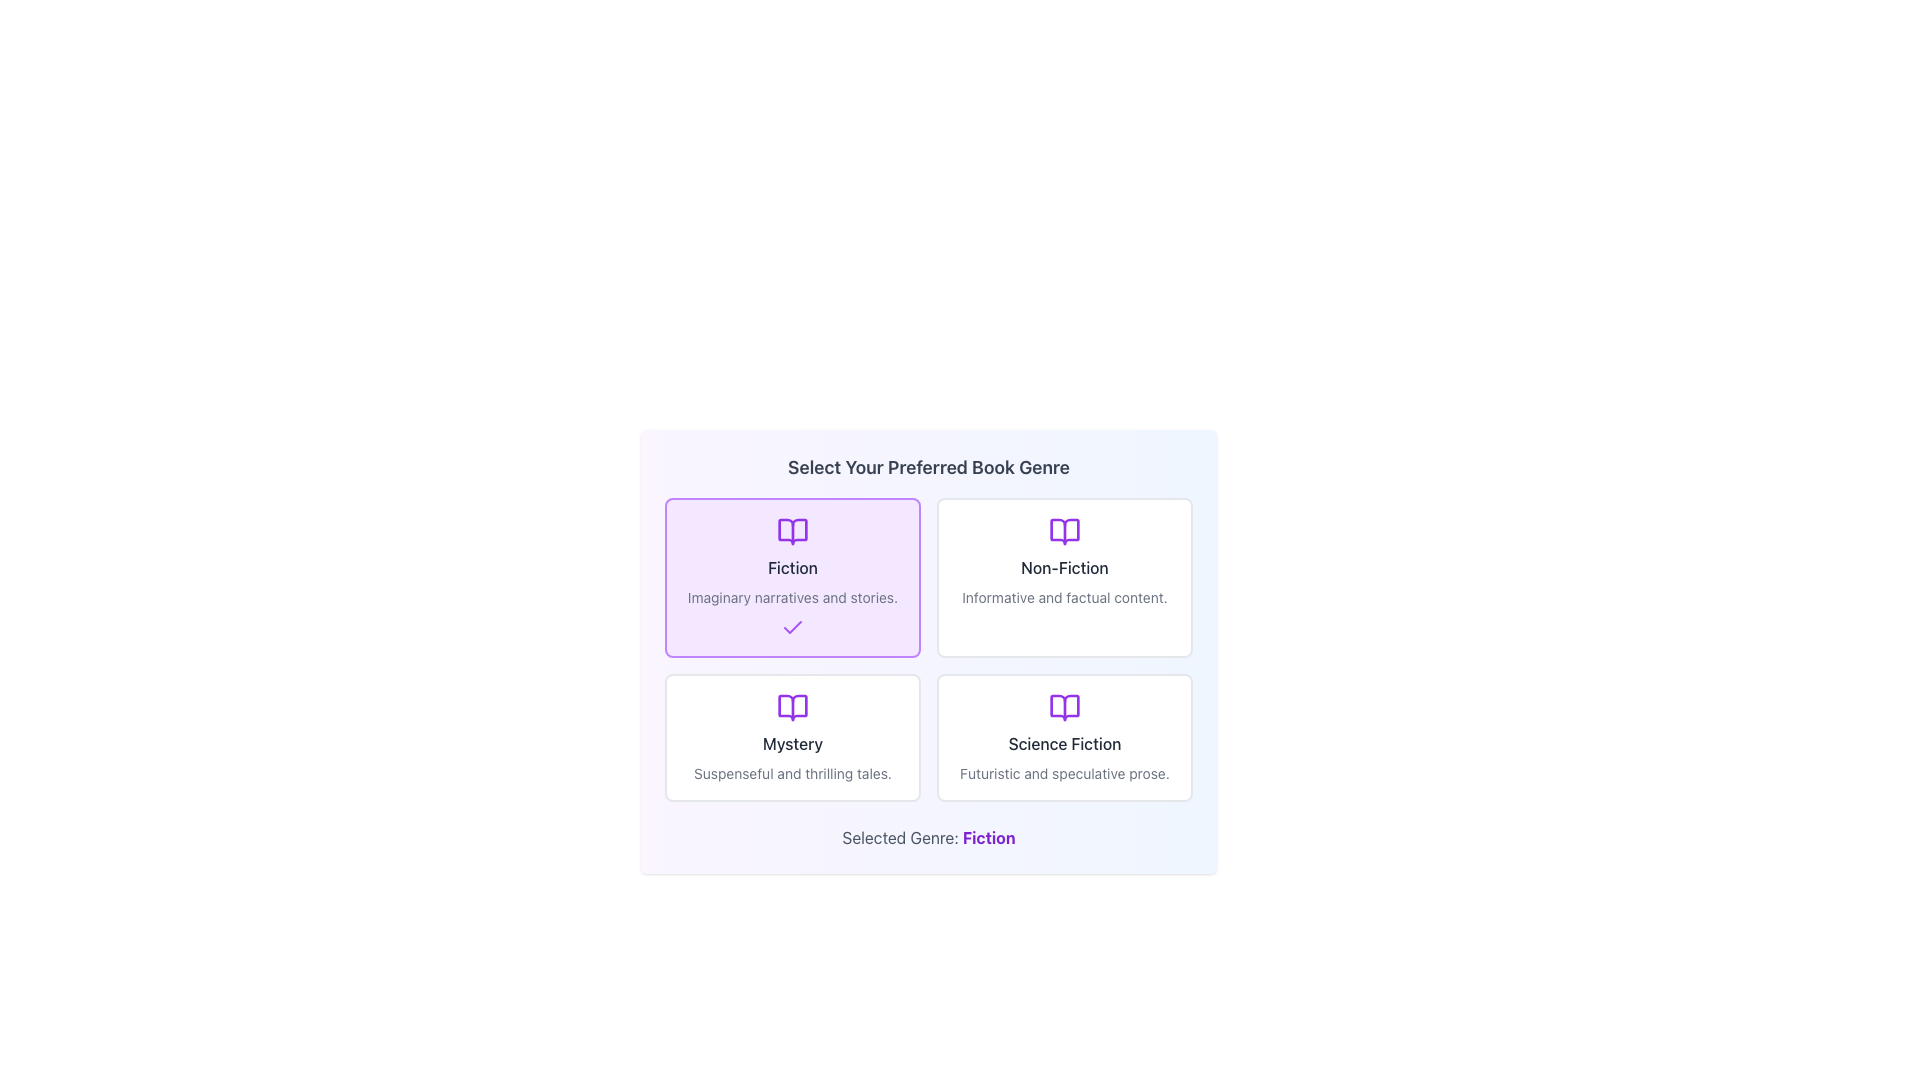 The height and width of the screenshot is (1080, 1920). Describe the element at coordinates (1064, 578) in the screenshot. I see `the 'Non-Fiction' card component, which is identified by its purple book icon and the title in bold dark-gray text` at that location.